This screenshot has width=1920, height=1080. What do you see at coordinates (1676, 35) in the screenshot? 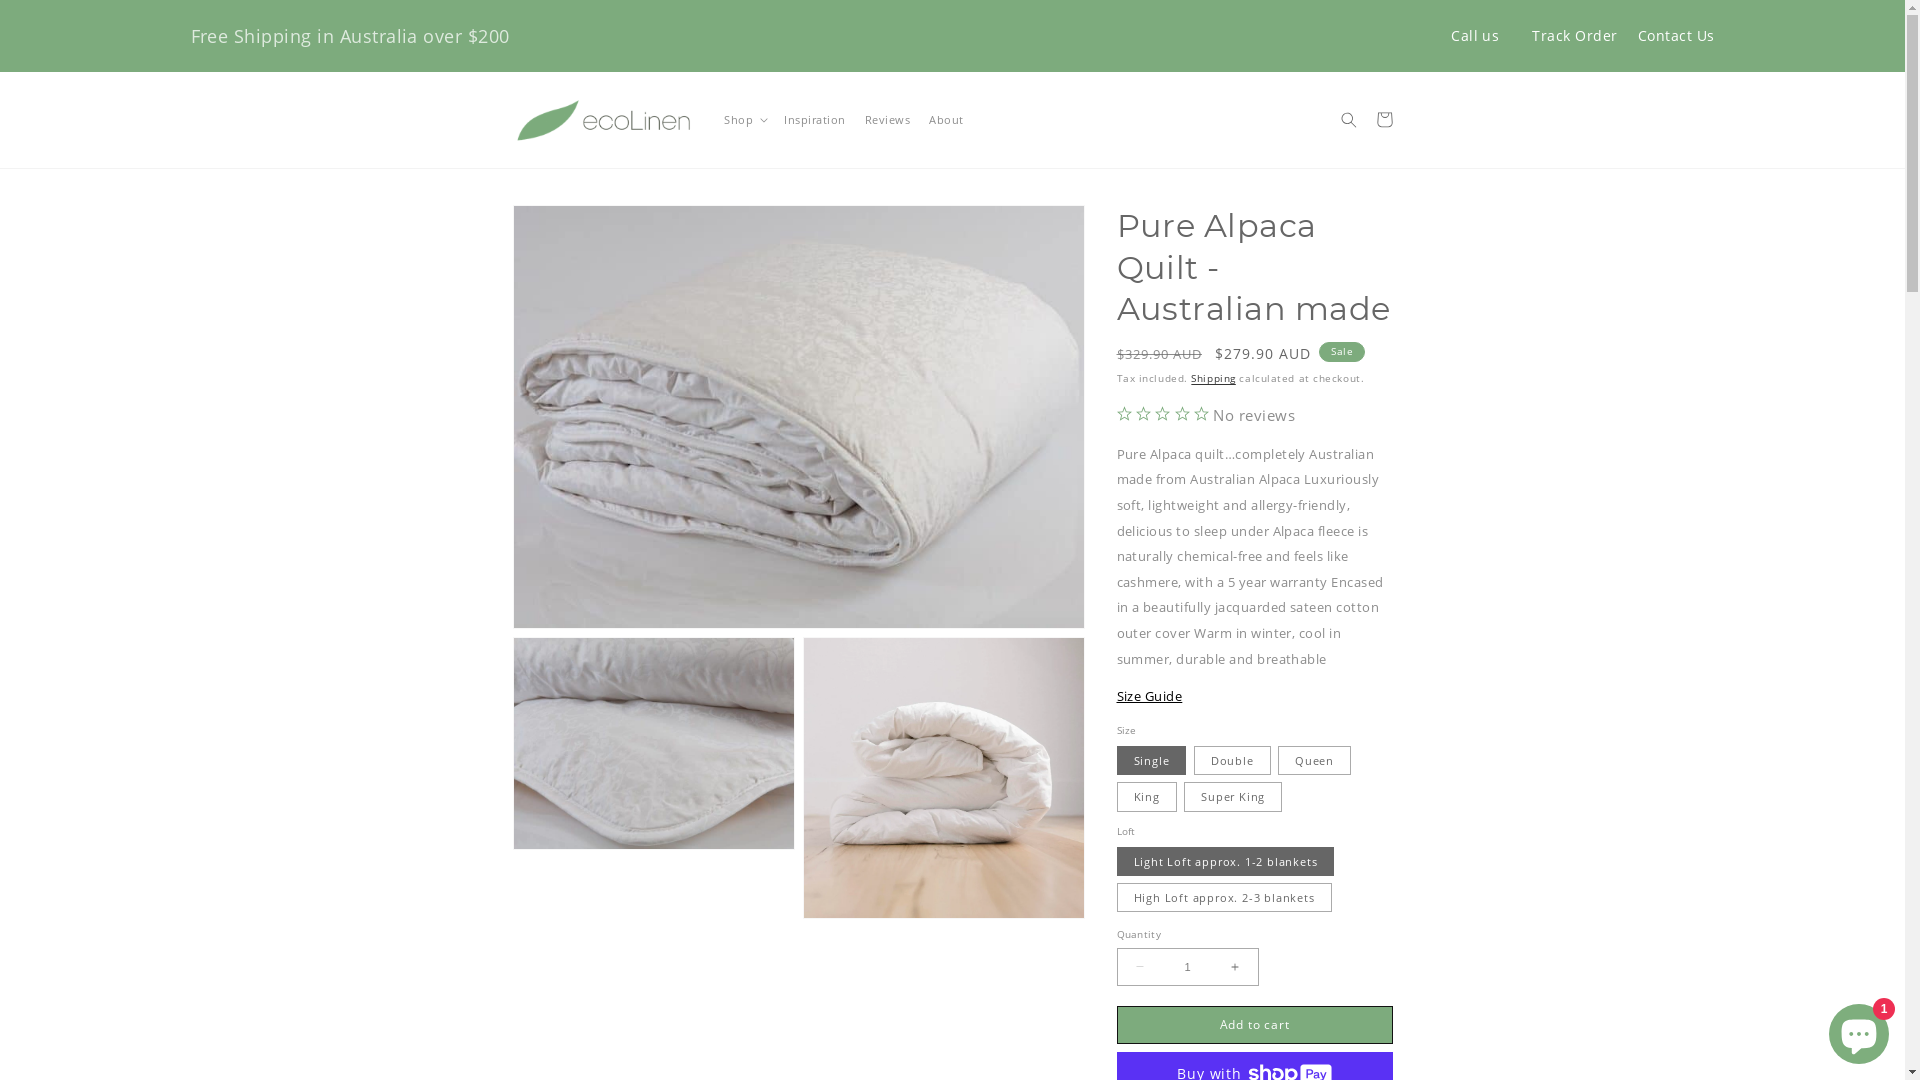
I see `'Contact Us'` at bounding box center [1676, 35].